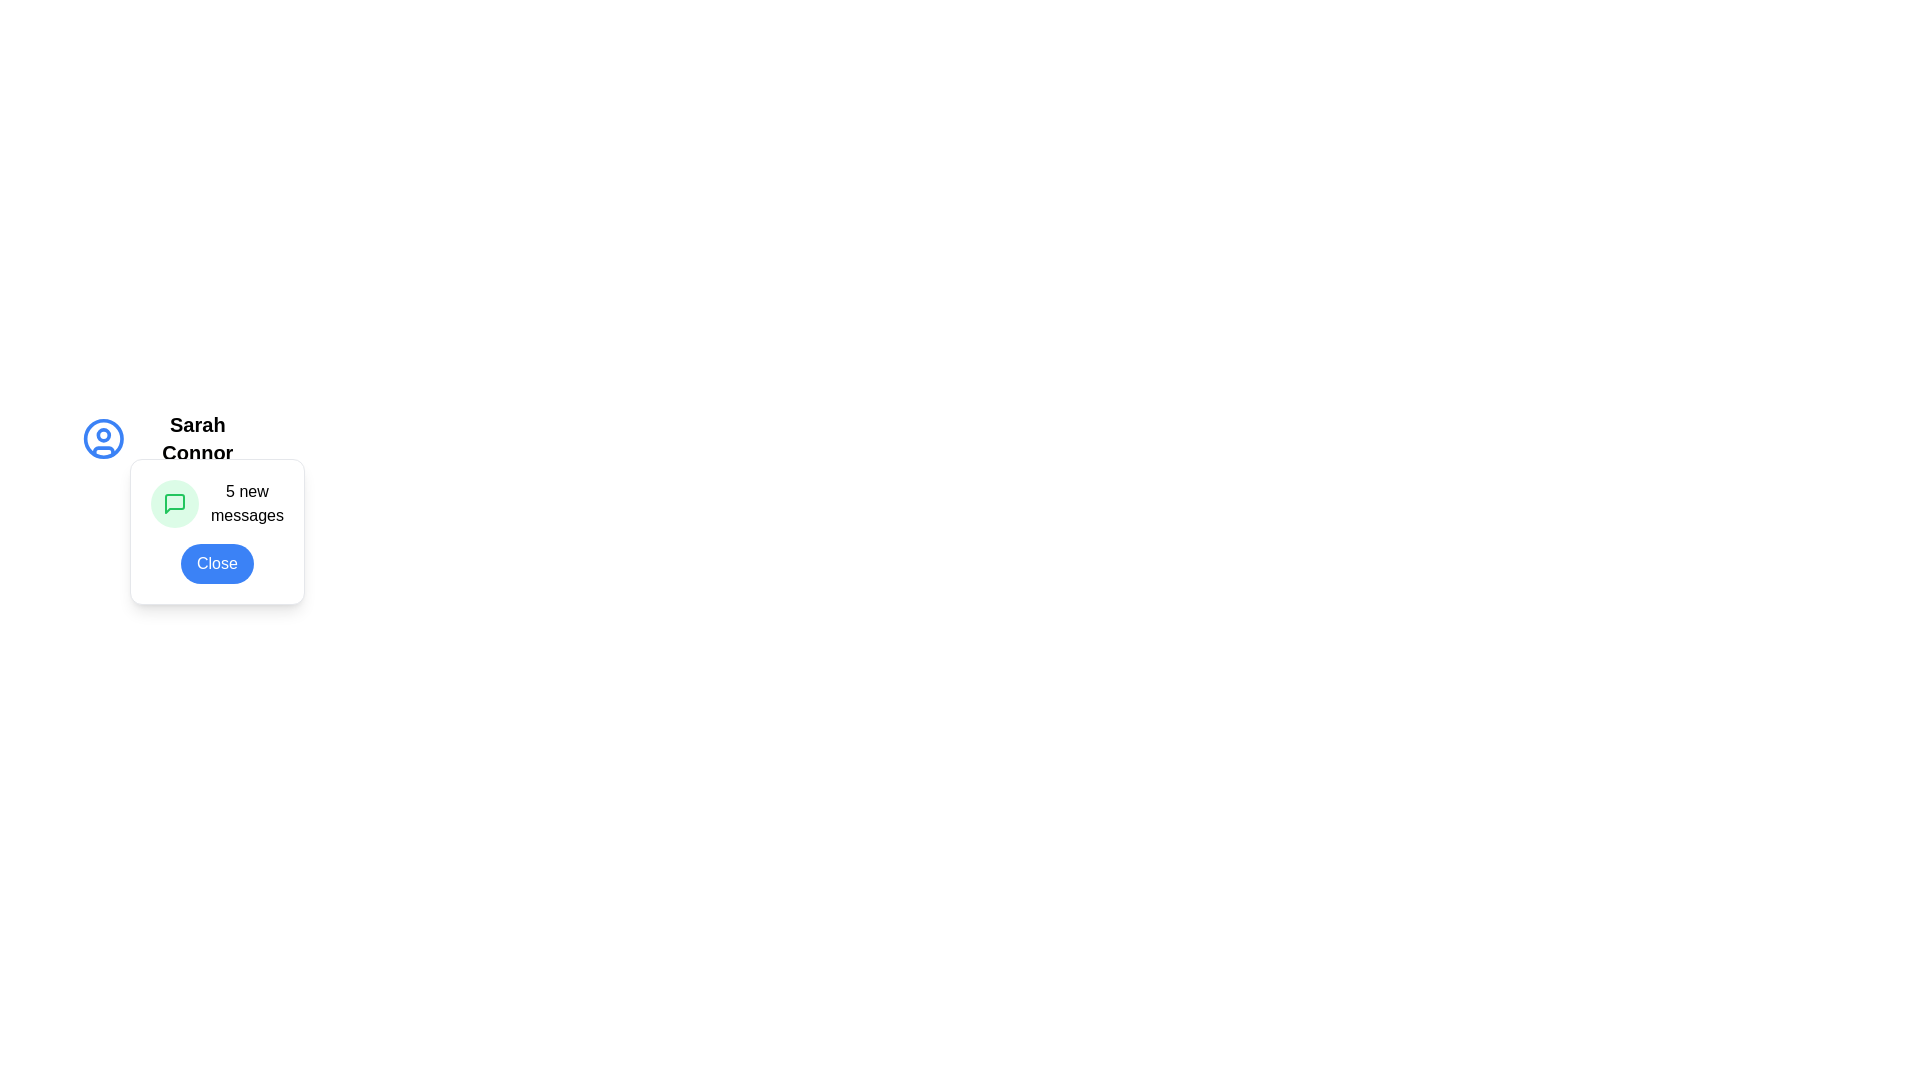 The width and height of the screenshot is (1920, 1080). I want to click on the static text label indicating unread messages, which is located next to the green bubble icon and above the 'Close' button in the notification dialog, so click(246, 503).